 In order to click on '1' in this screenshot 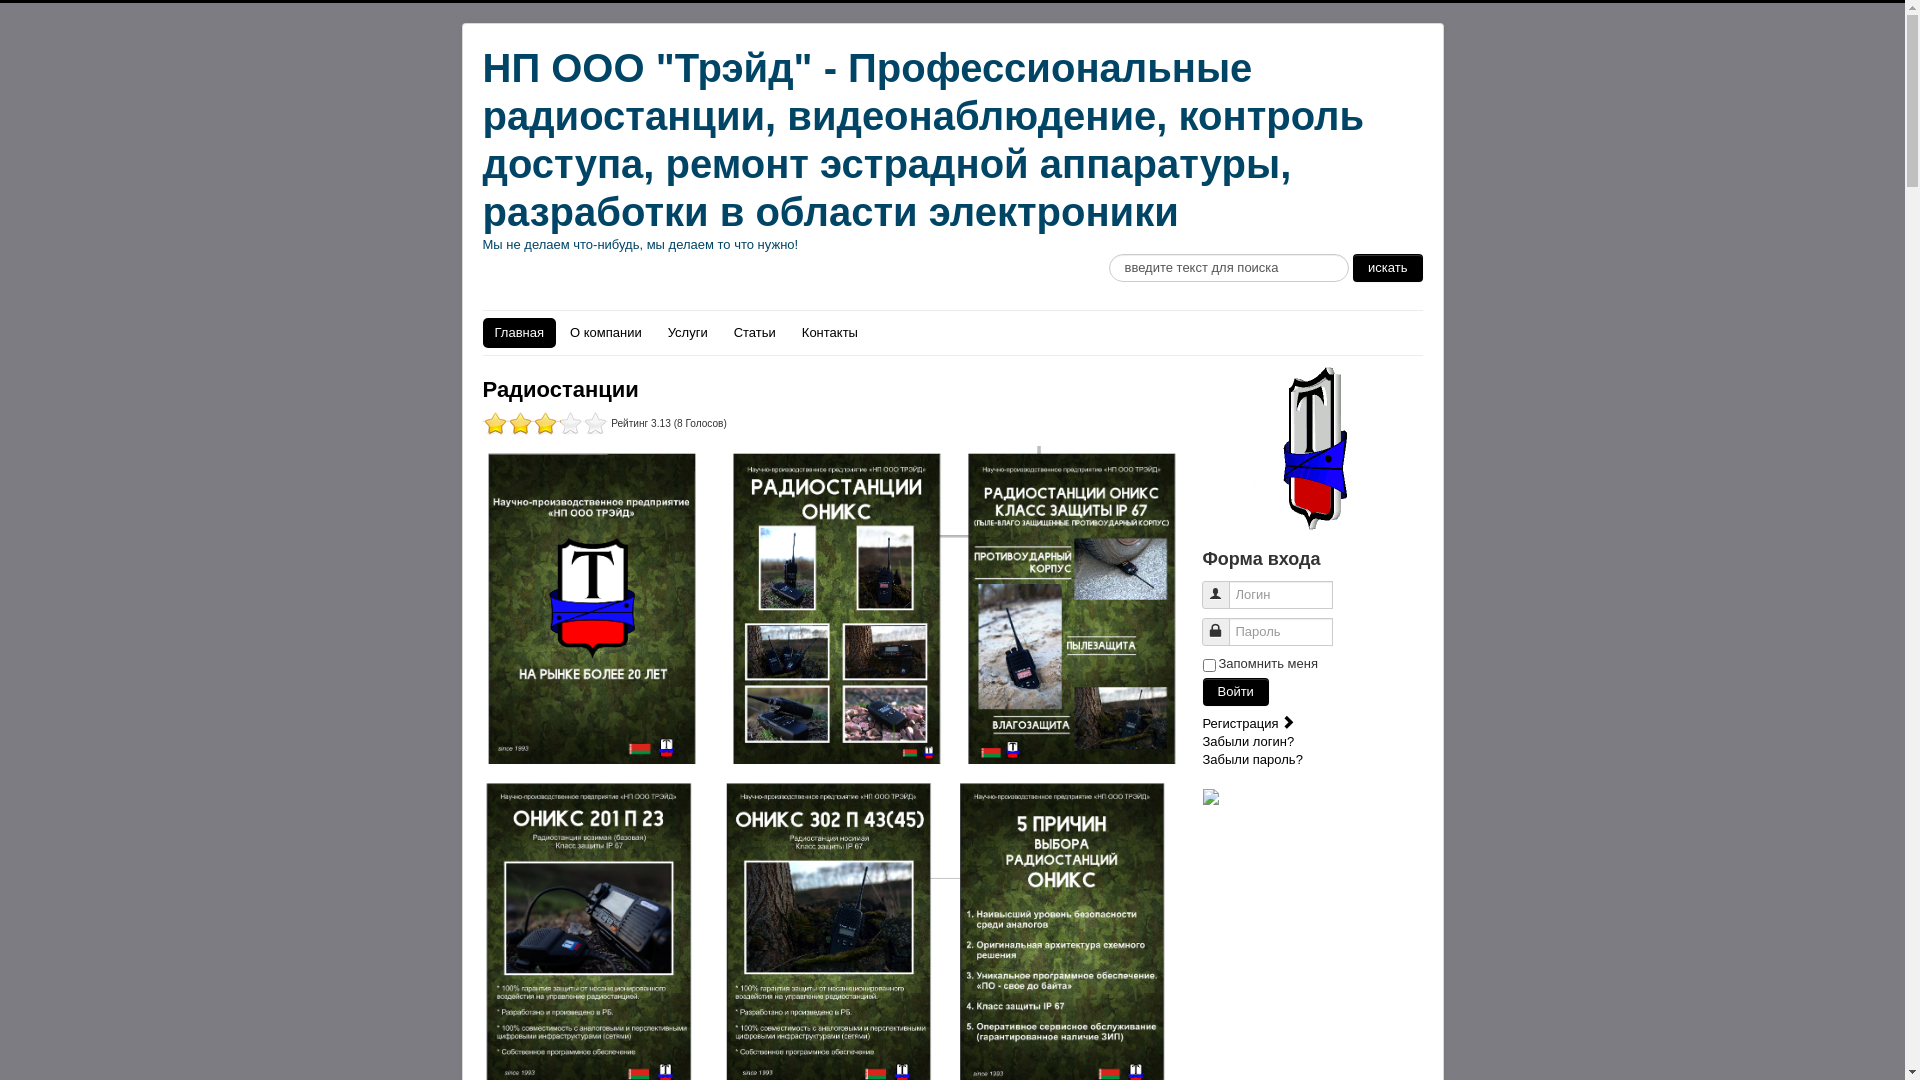, I will do `click(494, 422)`.